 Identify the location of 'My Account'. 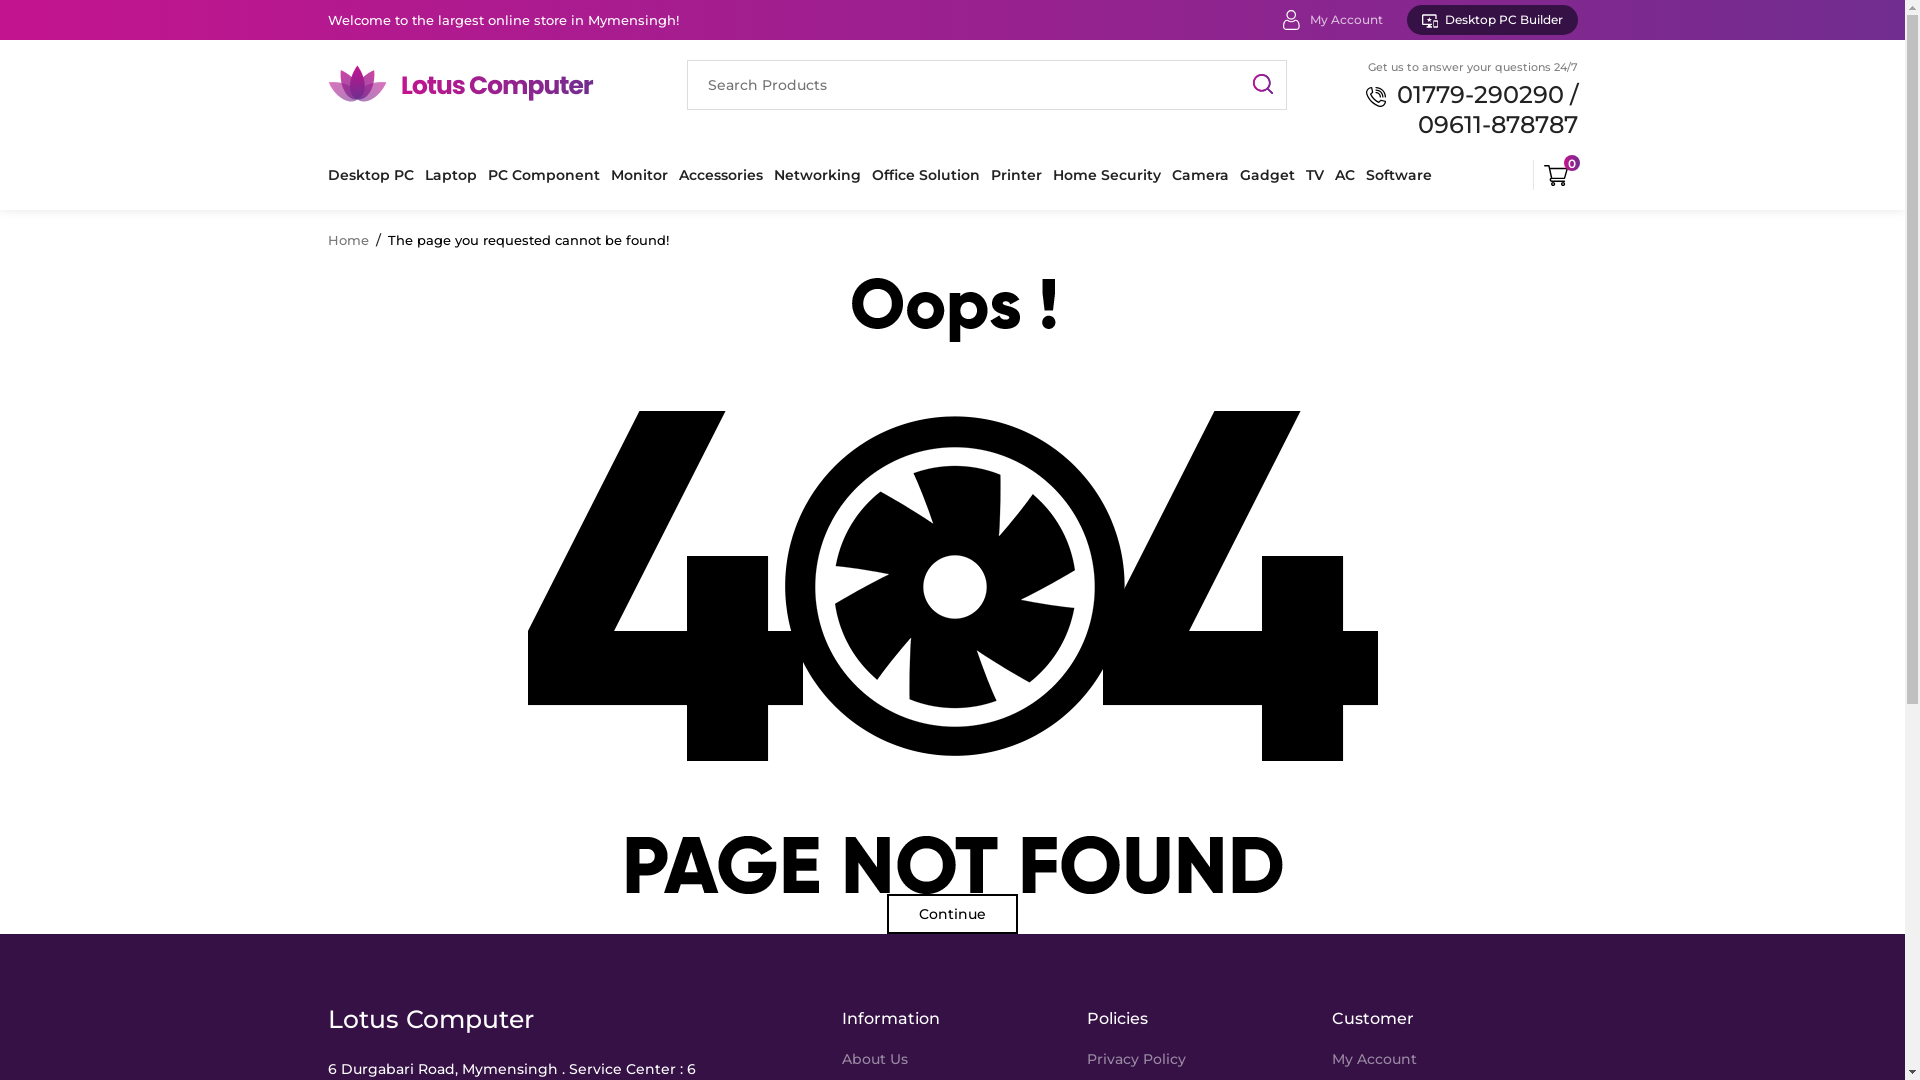
(1331, 1058).